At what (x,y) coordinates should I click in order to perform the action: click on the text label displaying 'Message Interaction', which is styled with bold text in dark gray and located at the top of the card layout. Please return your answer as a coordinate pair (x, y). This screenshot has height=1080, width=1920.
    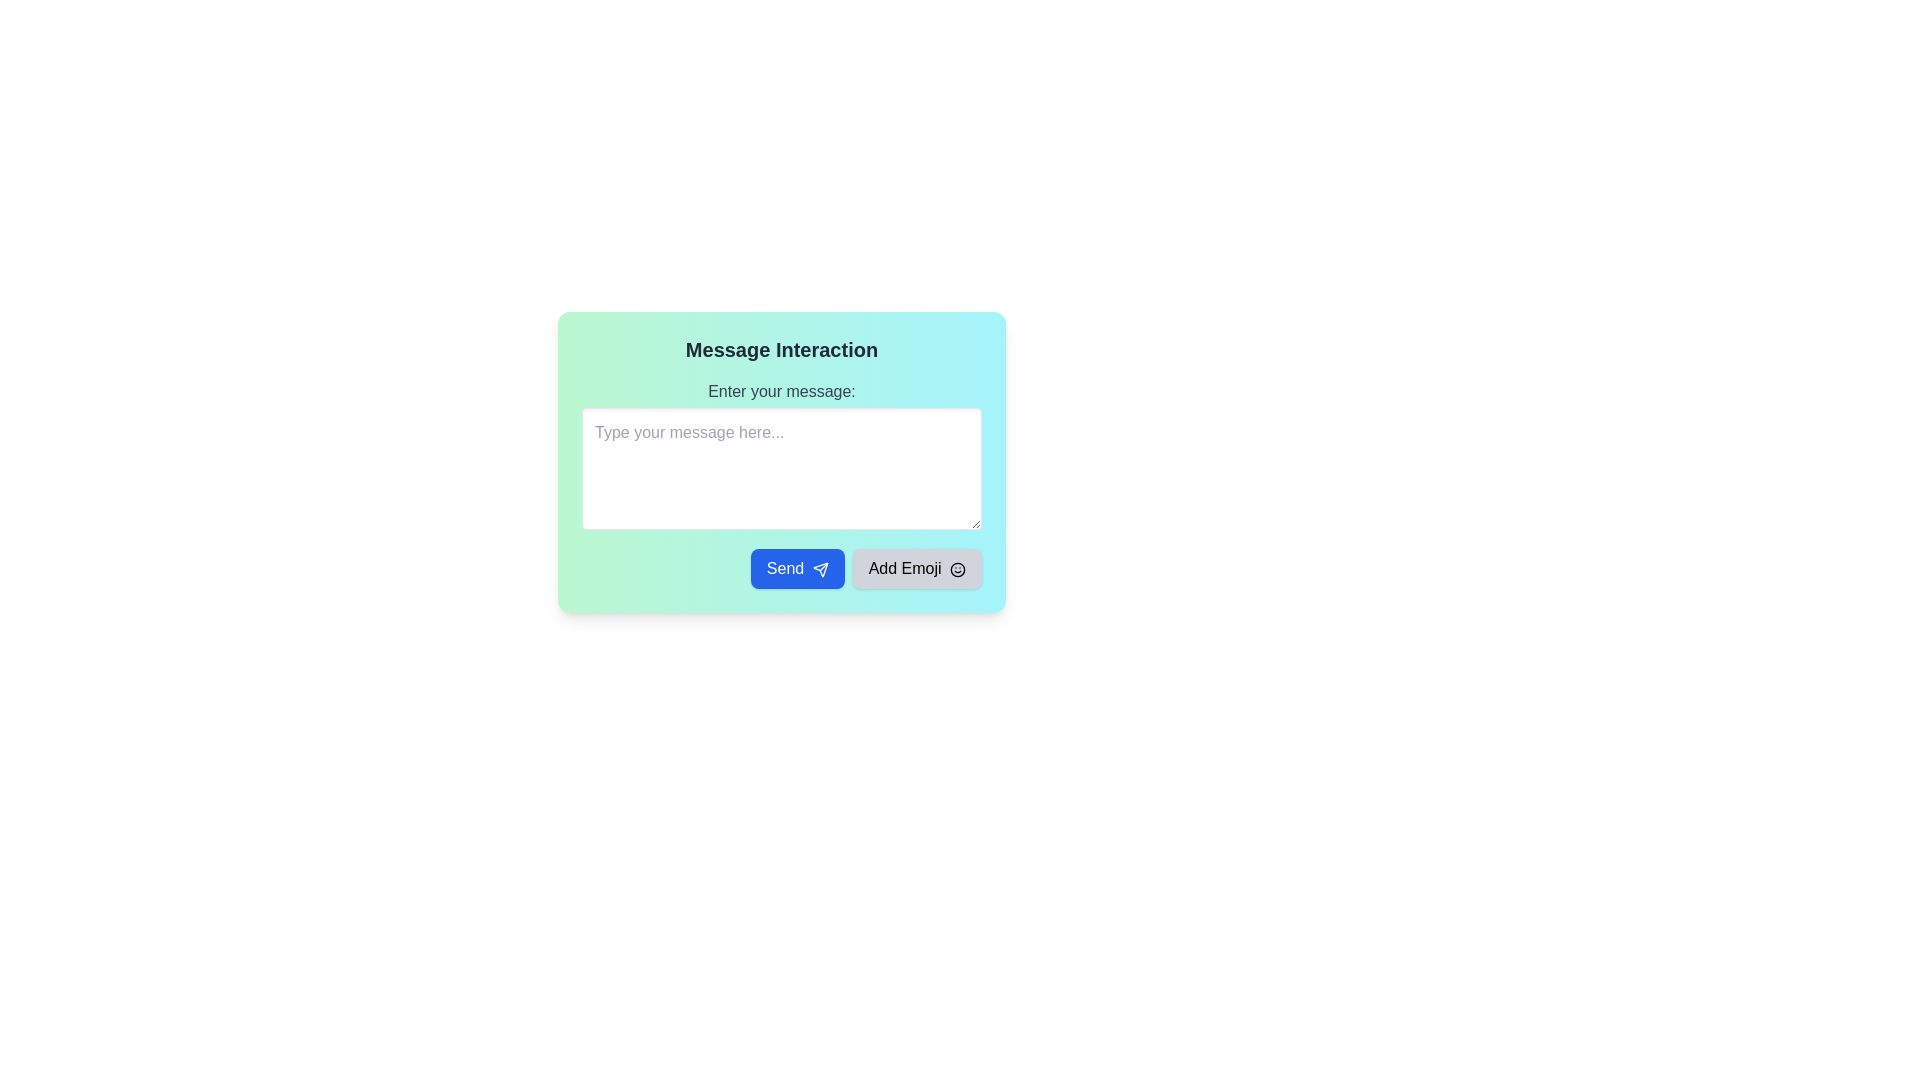
    Looking at the image, I should click on (781, 349).